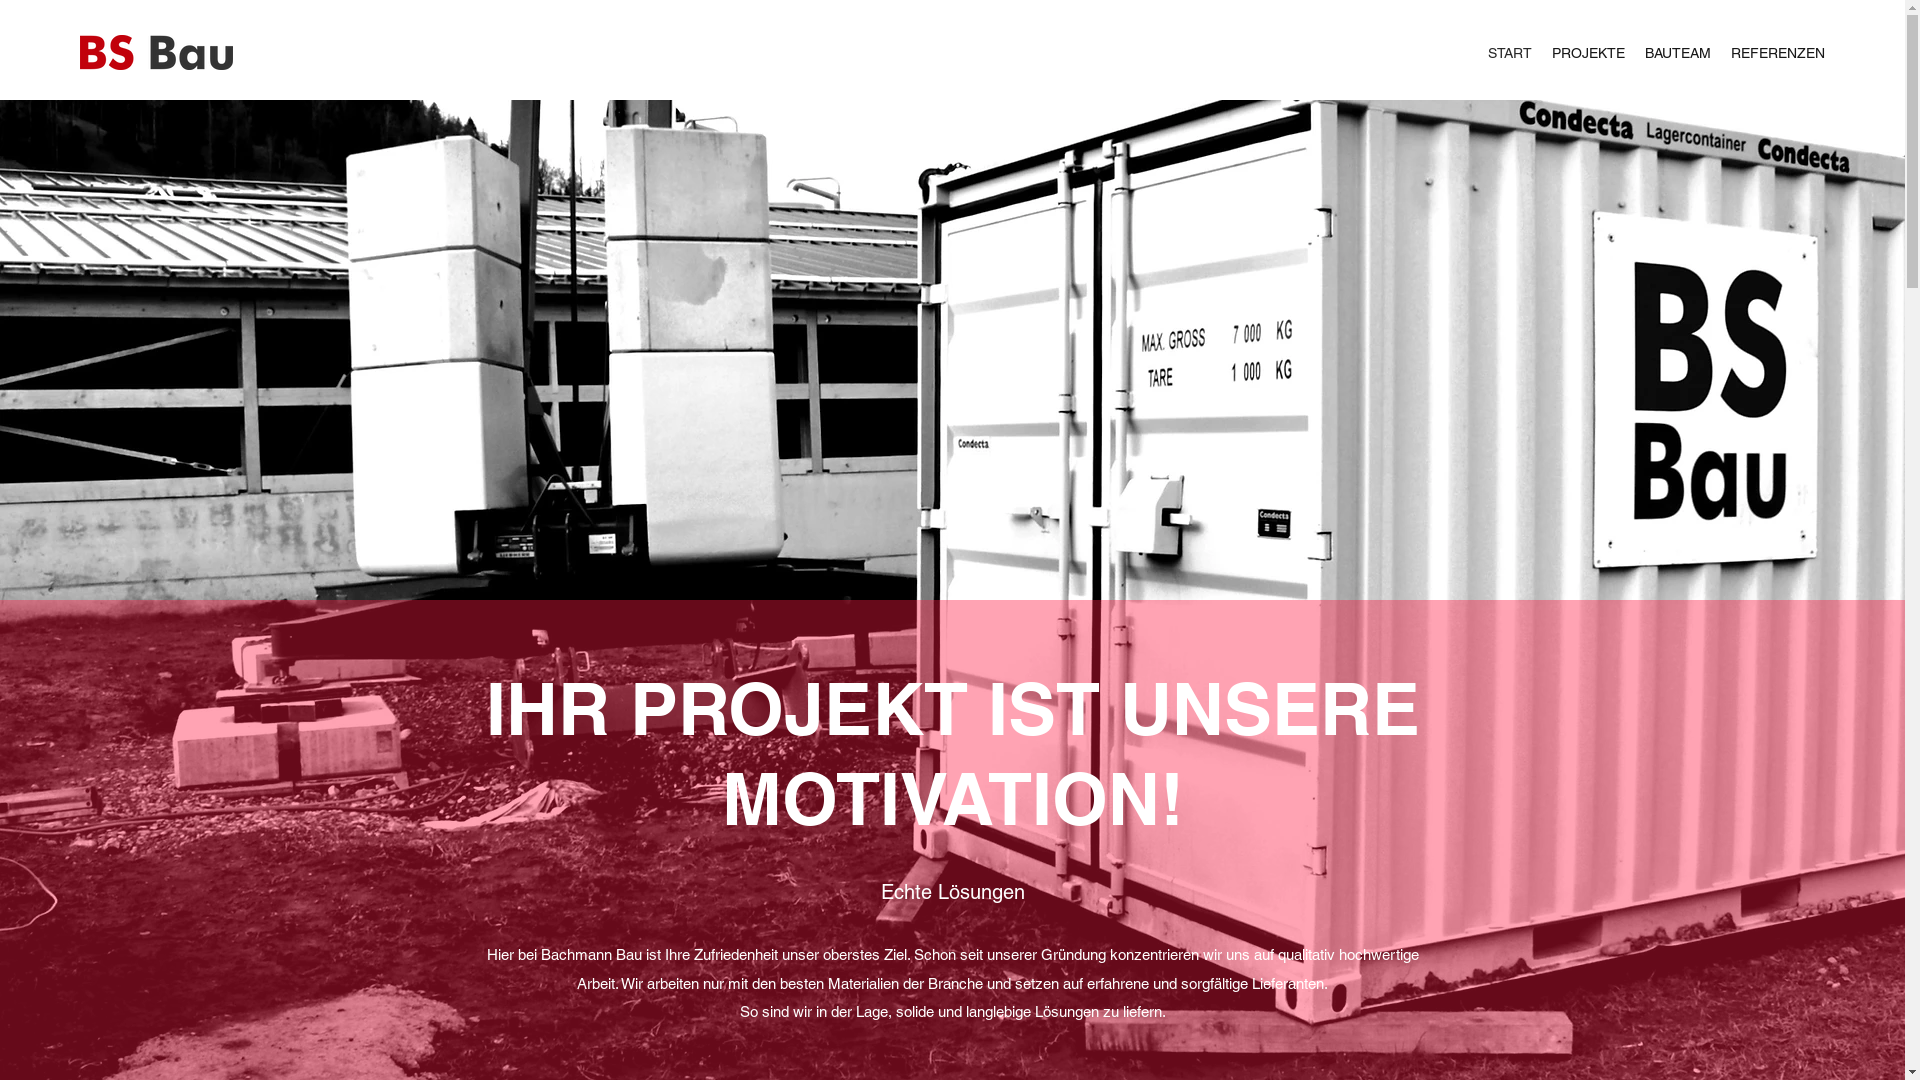 The image size is (1920, 1080). I want to click on 'REFERENZEN', so click(1777, 52).